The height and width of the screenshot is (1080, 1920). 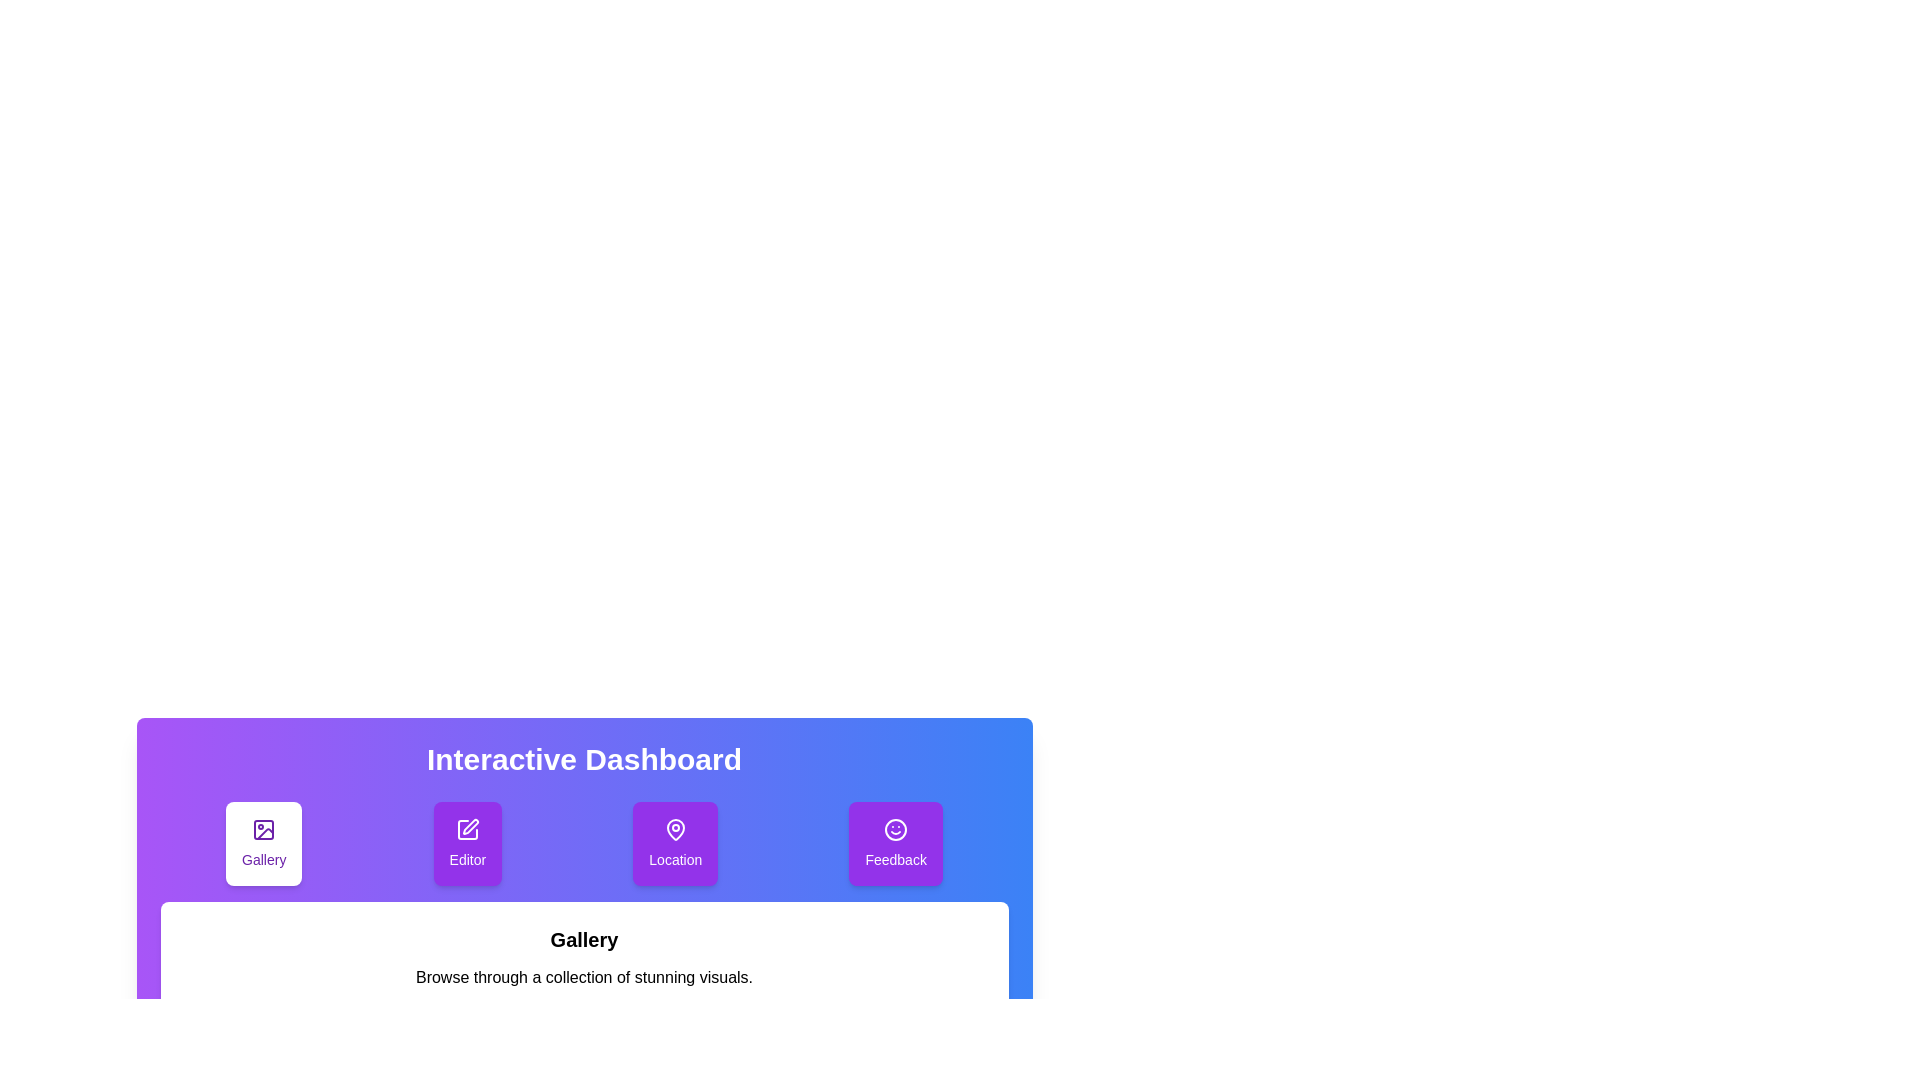 What do you see at coordinates (466, 844) in the screenshot?
I see `the tab labeled Editor by clicking on its button` at bounding box center [466, 844].